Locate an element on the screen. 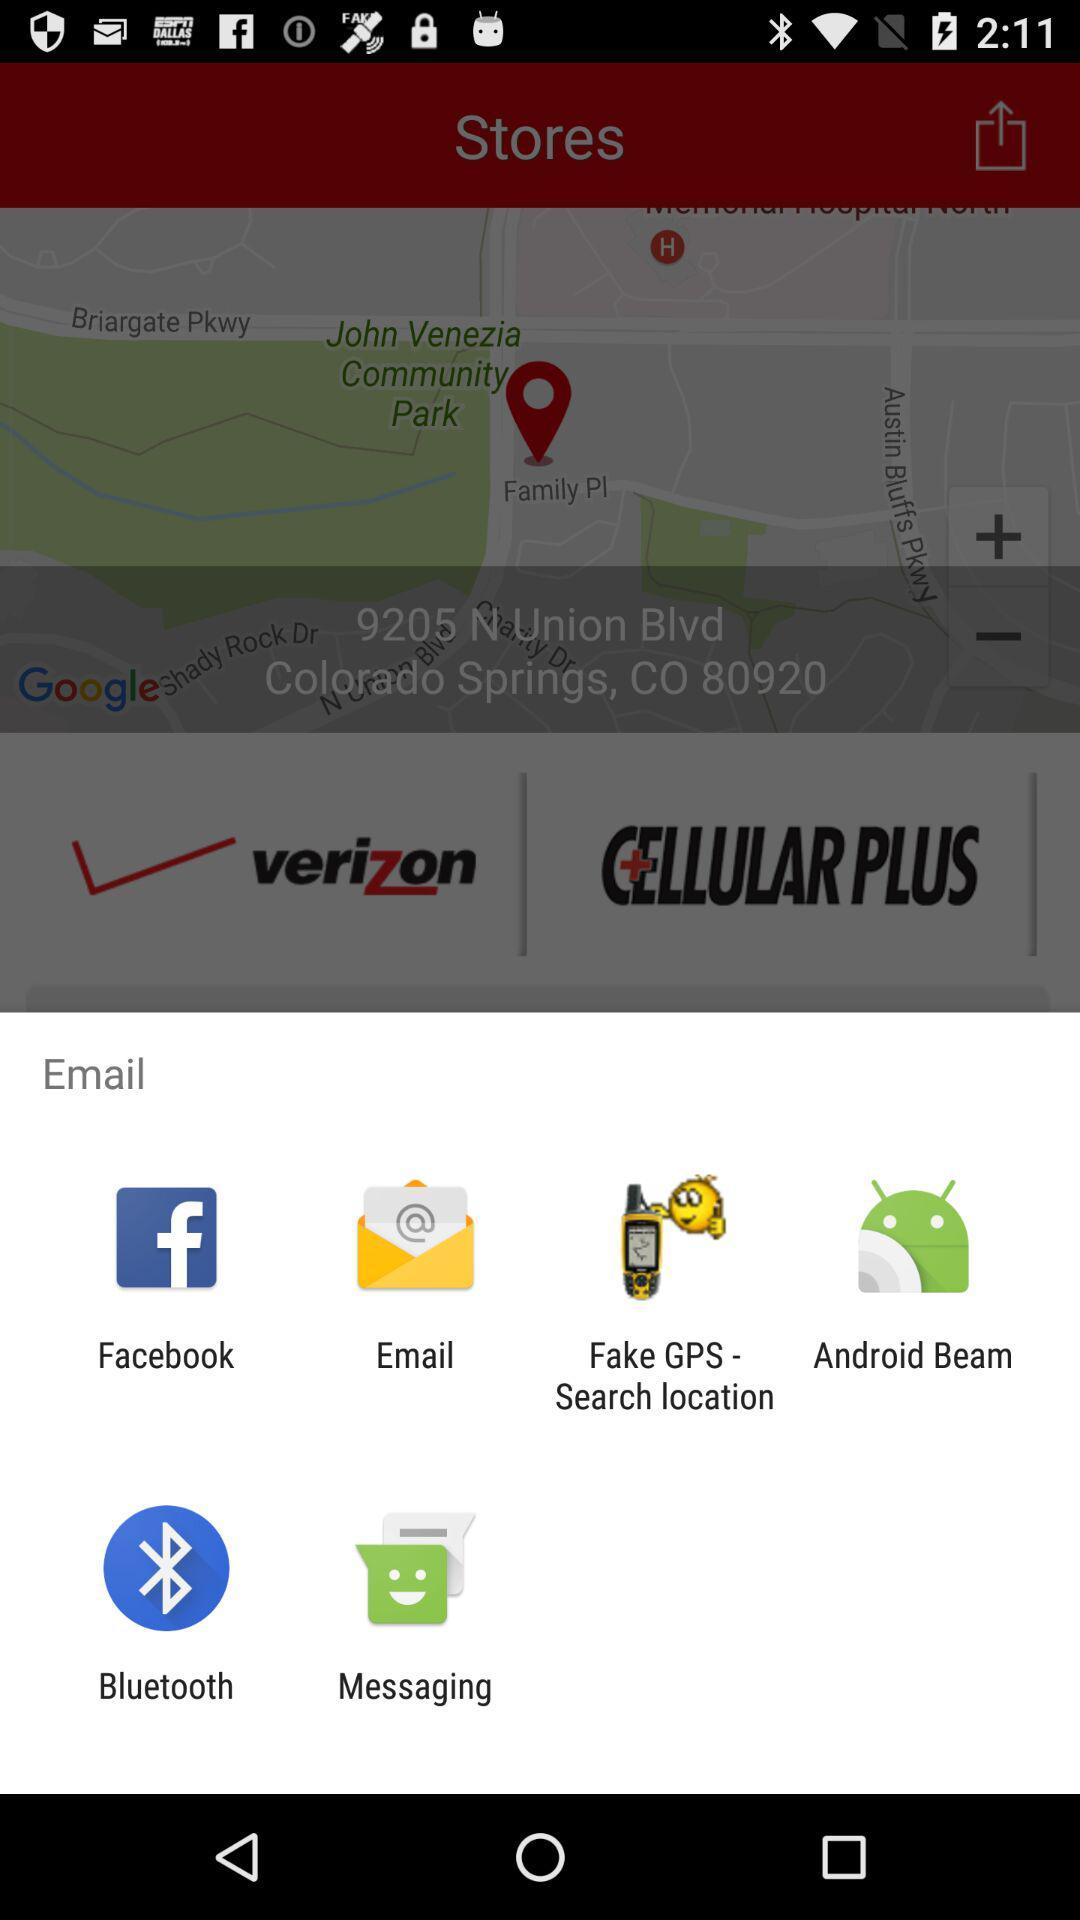 The image size is (1080, 1920). fake gps search is located at coordinates (664, 1374).